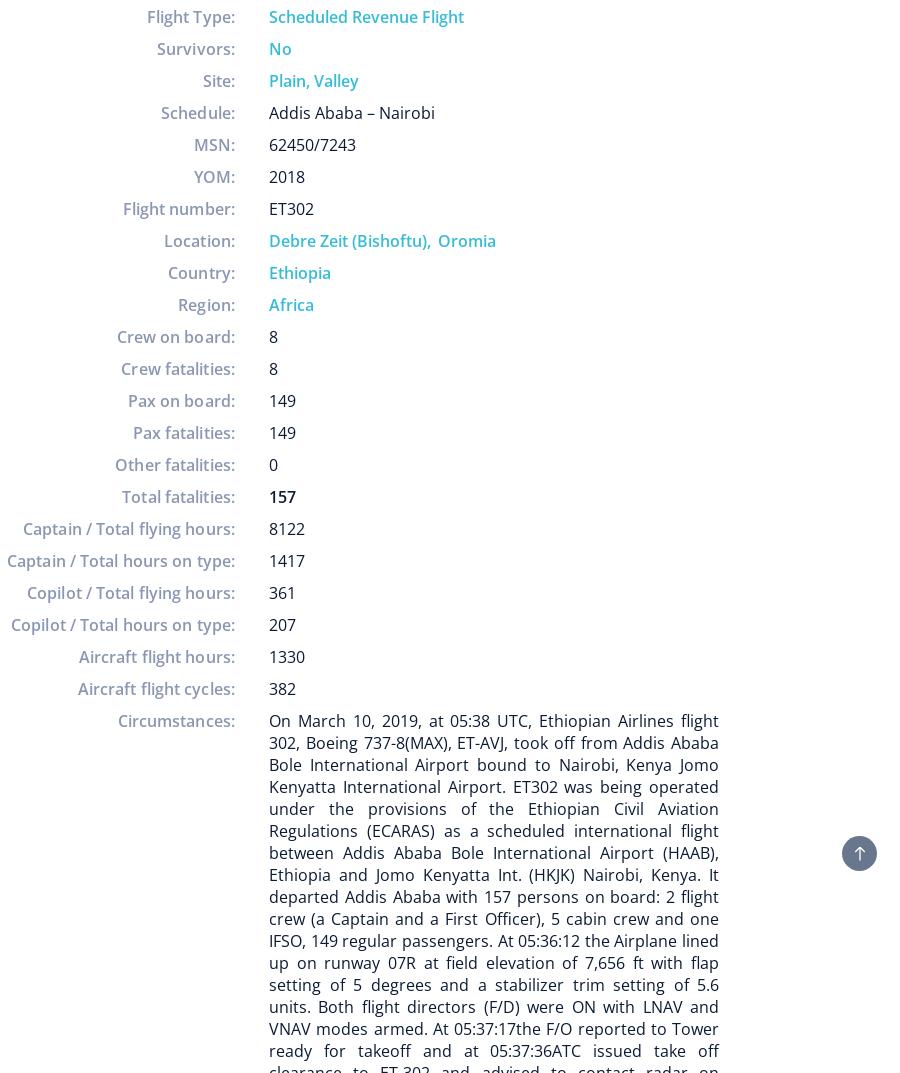  Describe the element at coordinates (206, 304) in the screenshot. I see `'Region:'` at that location.